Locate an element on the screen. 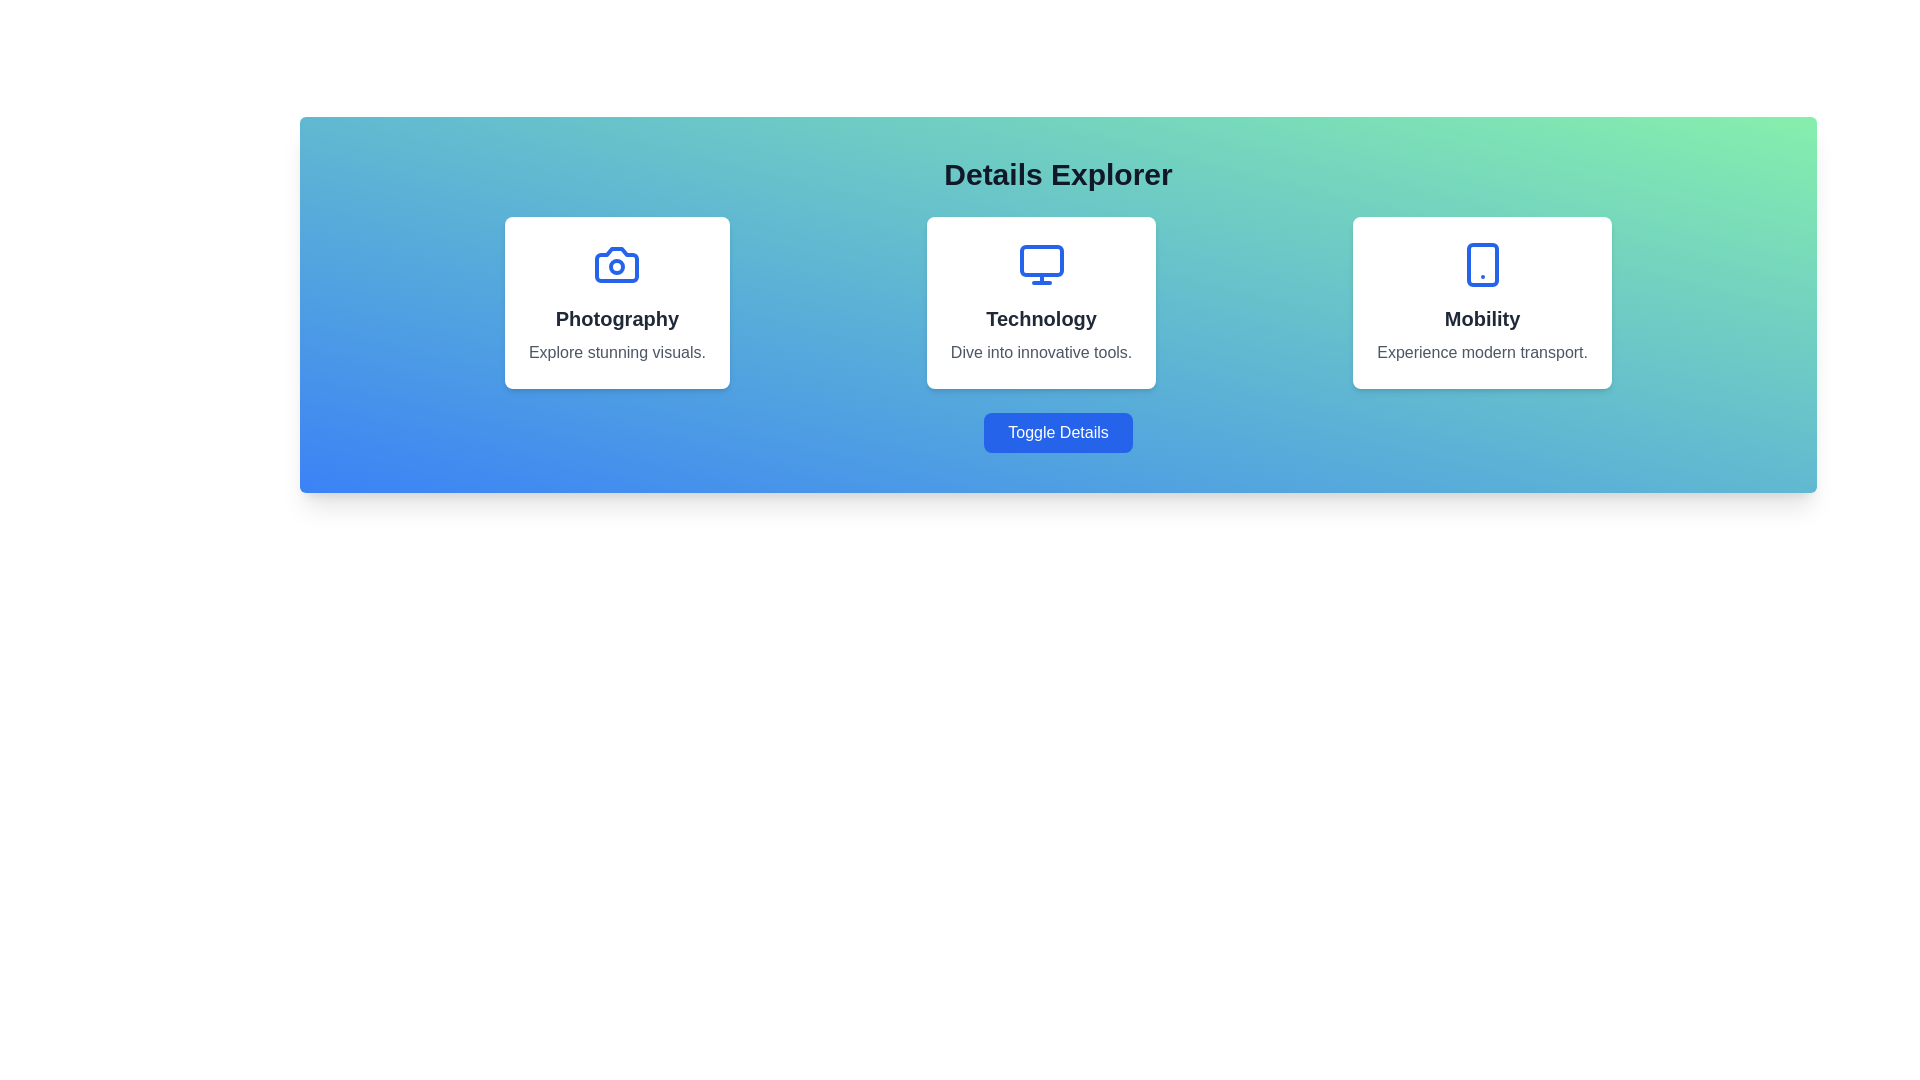 This screenshot has width=1920, height=1080. the photography icon located in the leftmost card labeled 'Photography', which is positioned centrally above the title 'Photography' is located at coordinates (616, 264).